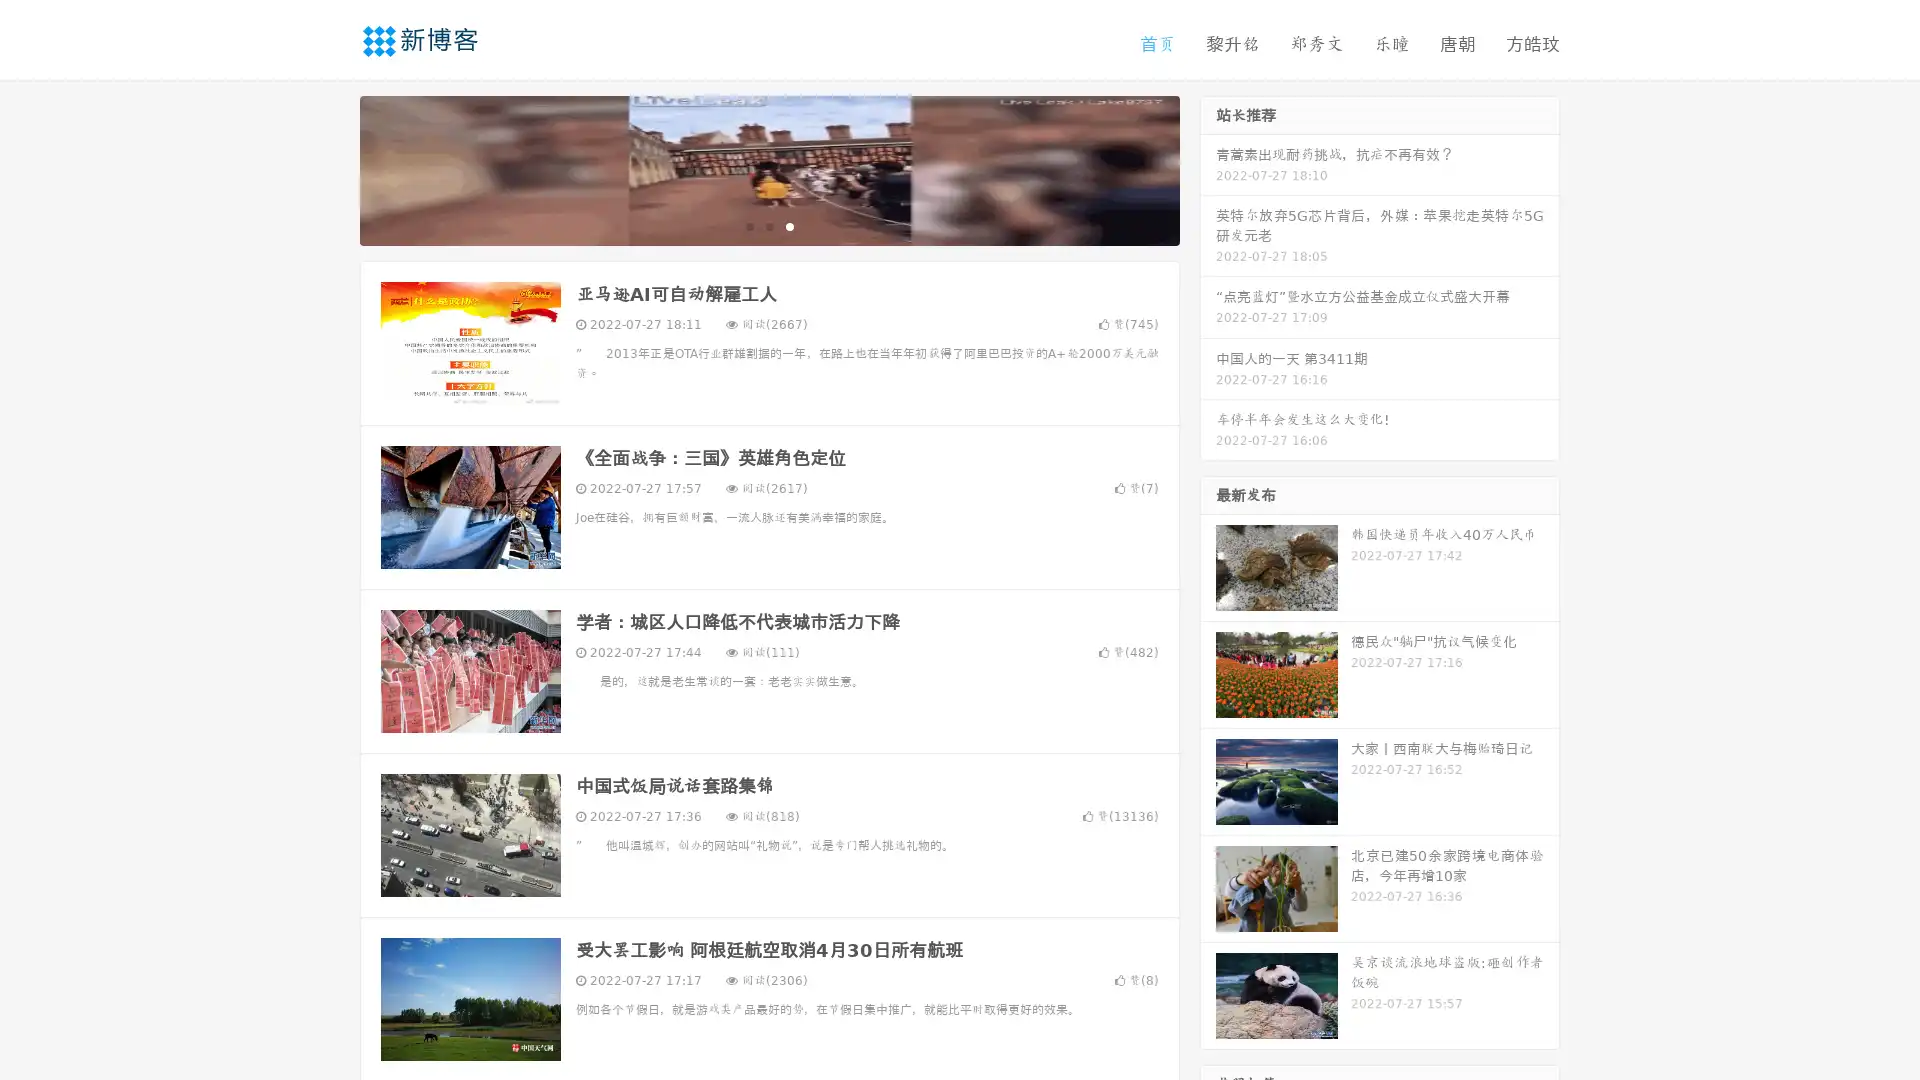 This screenshot has width=1920, height=1080. What do you see at coordinates (748, 225) in the screenshot?
I see `Go to slide 1` at bounding box center [748, 225].